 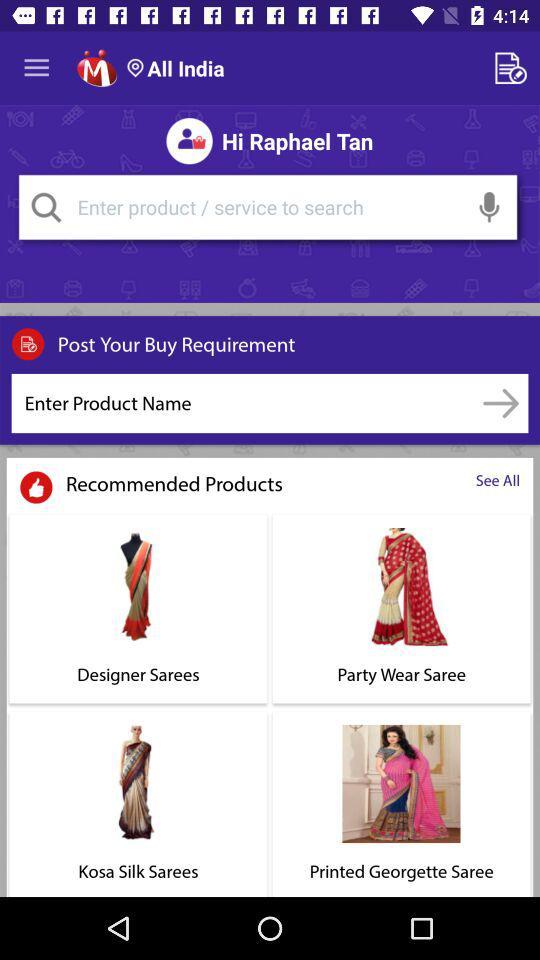 I want to click on to enter product/ service to search, so click(x=267, y=207).